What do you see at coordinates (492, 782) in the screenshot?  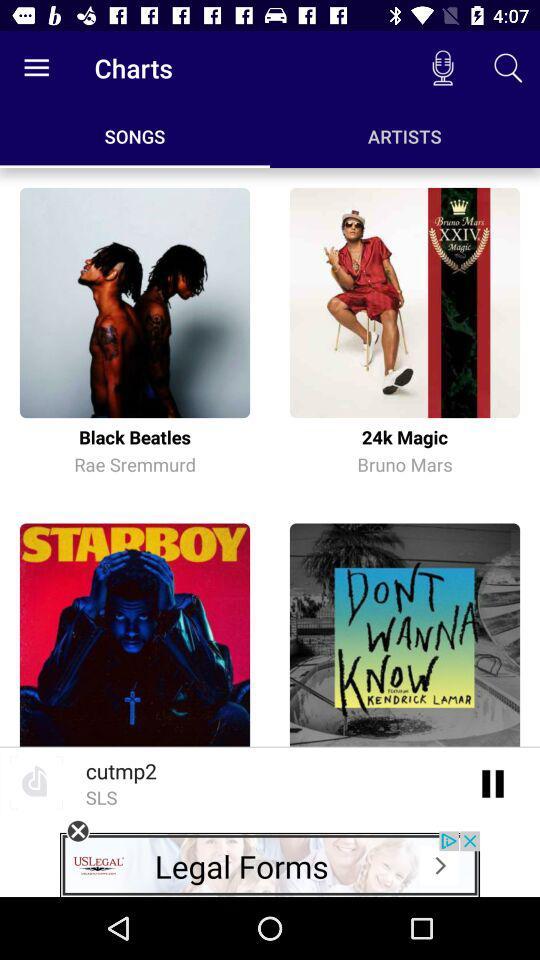 I see `an` at bounding box center [492, 782].